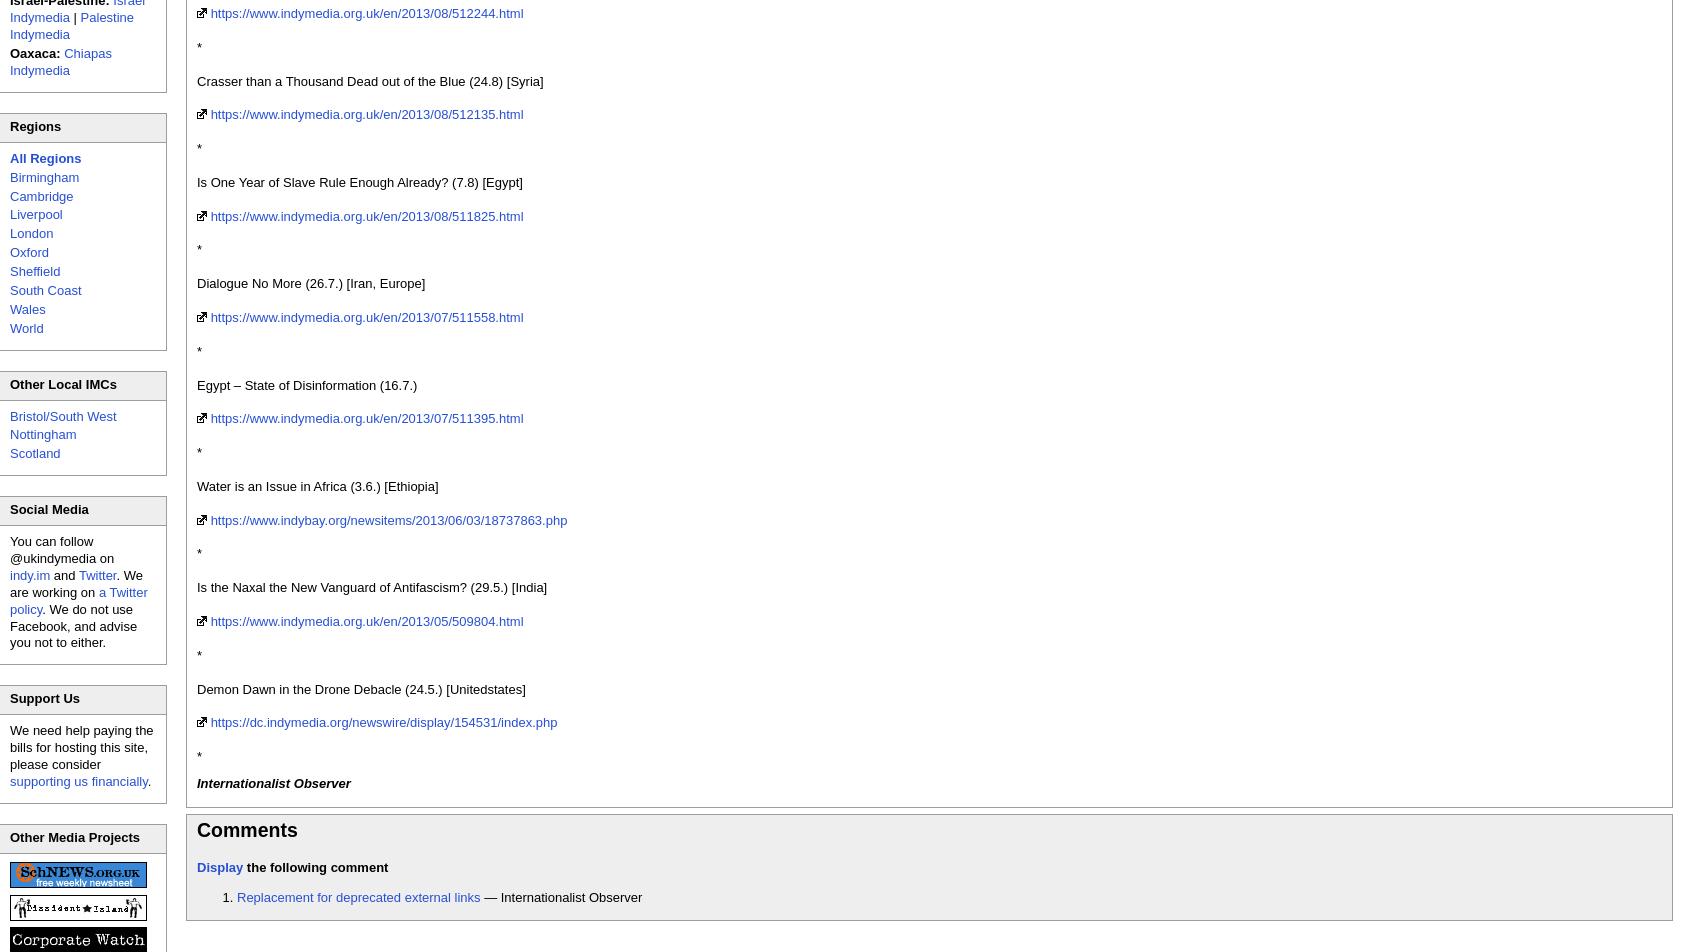 Image resolution: width=1693 pixels, height=952 pixels. Describe the element at coordinates (197, 80) in the screenshot. I see `'Crasser than a Thousand Dead out of the Blue (24.8) [Syria]'` at that location.